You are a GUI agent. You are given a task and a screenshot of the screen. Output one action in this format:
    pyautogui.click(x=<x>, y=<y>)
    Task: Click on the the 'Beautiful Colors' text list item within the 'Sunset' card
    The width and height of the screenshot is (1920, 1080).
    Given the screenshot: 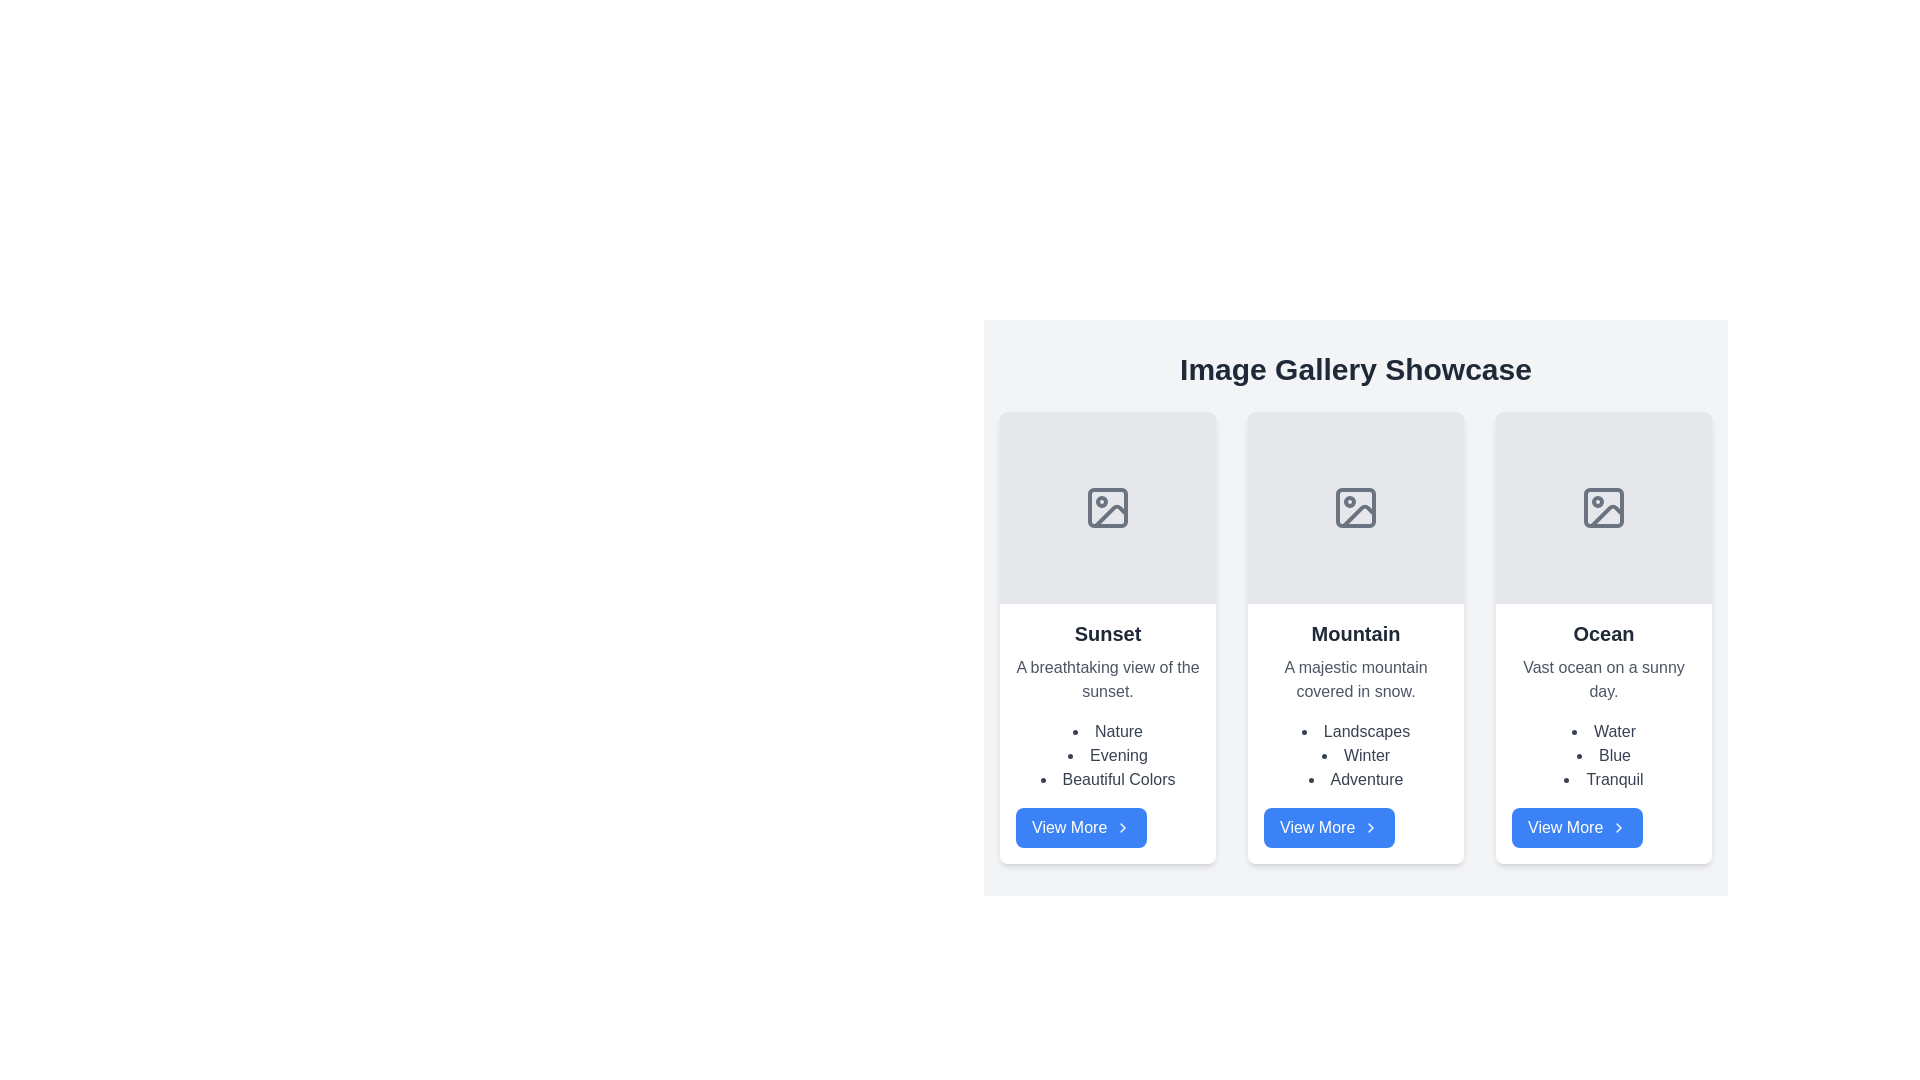 What is the action you would take?
    pyautogui.click(x=1107, y=778)
    